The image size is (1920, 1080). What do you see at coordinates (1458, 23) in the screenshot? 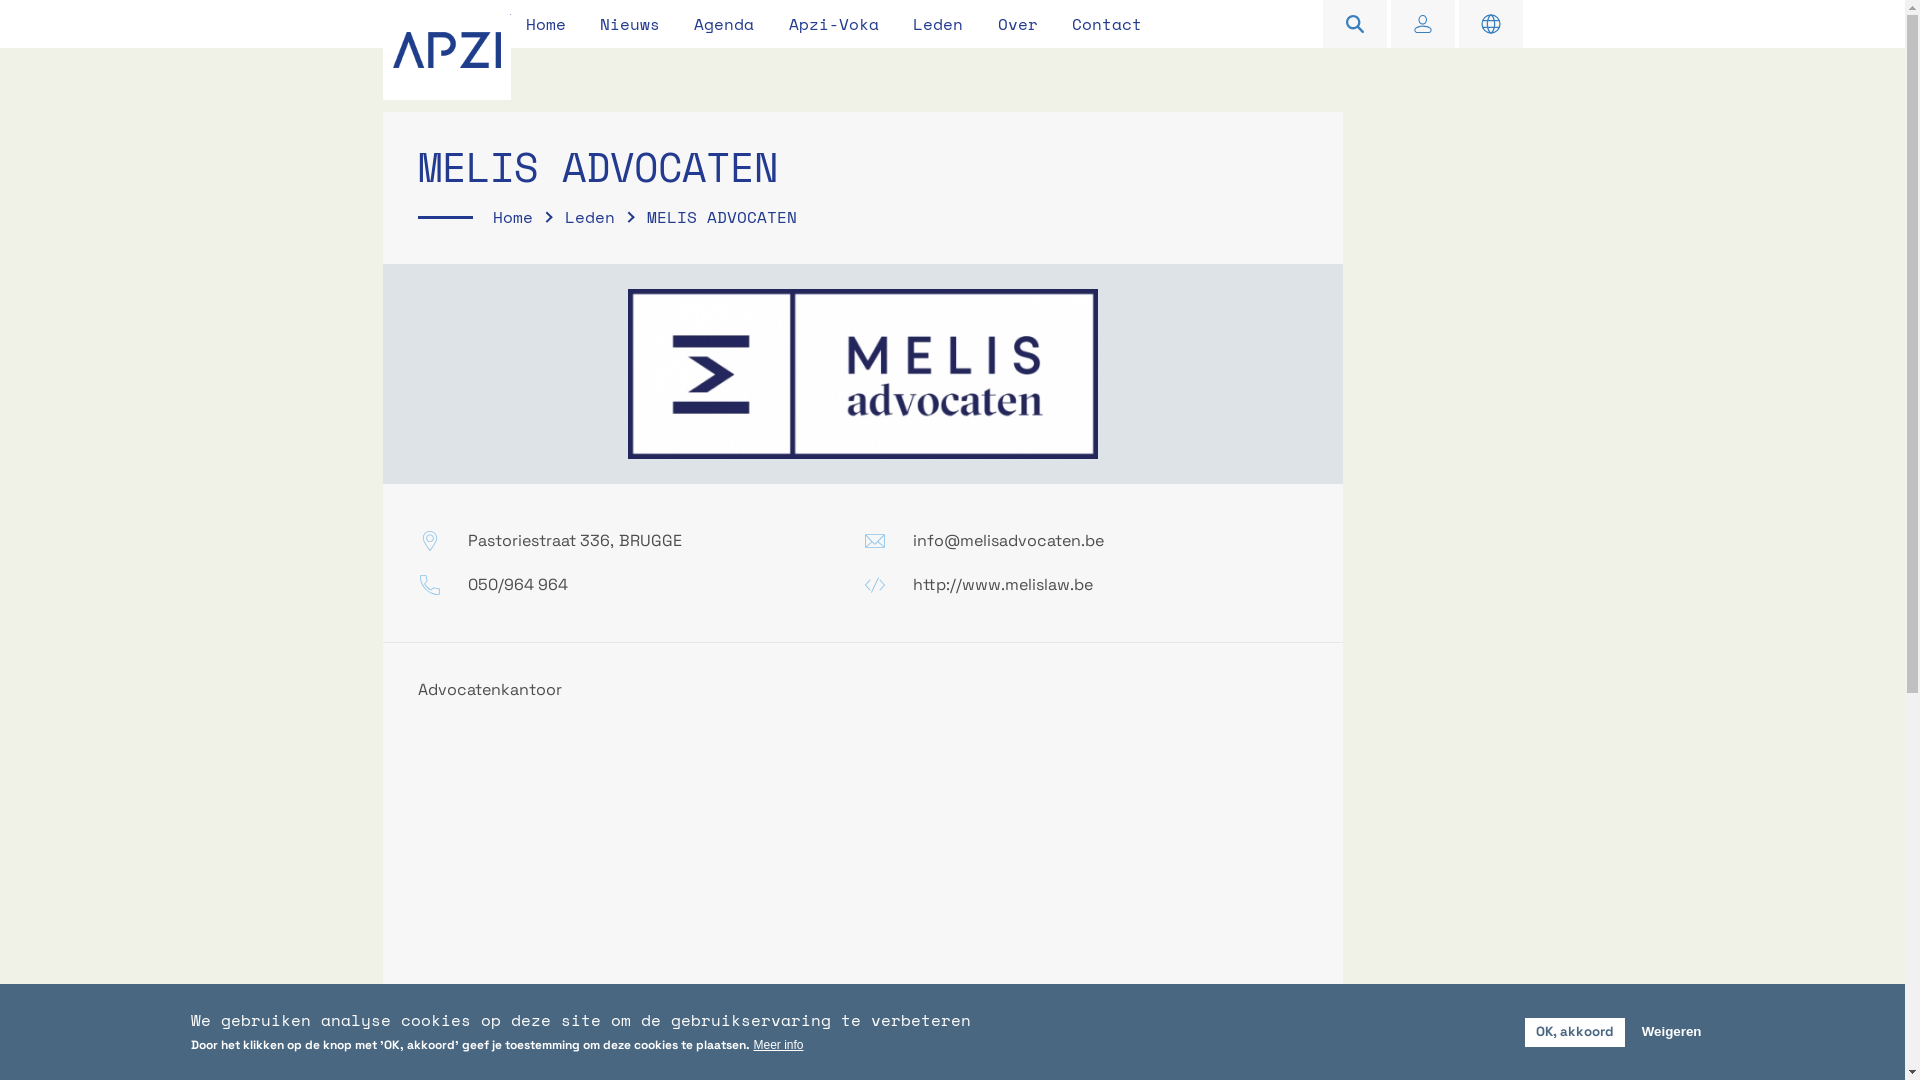
I see `'English information'` at bounding box center [1458, 23].